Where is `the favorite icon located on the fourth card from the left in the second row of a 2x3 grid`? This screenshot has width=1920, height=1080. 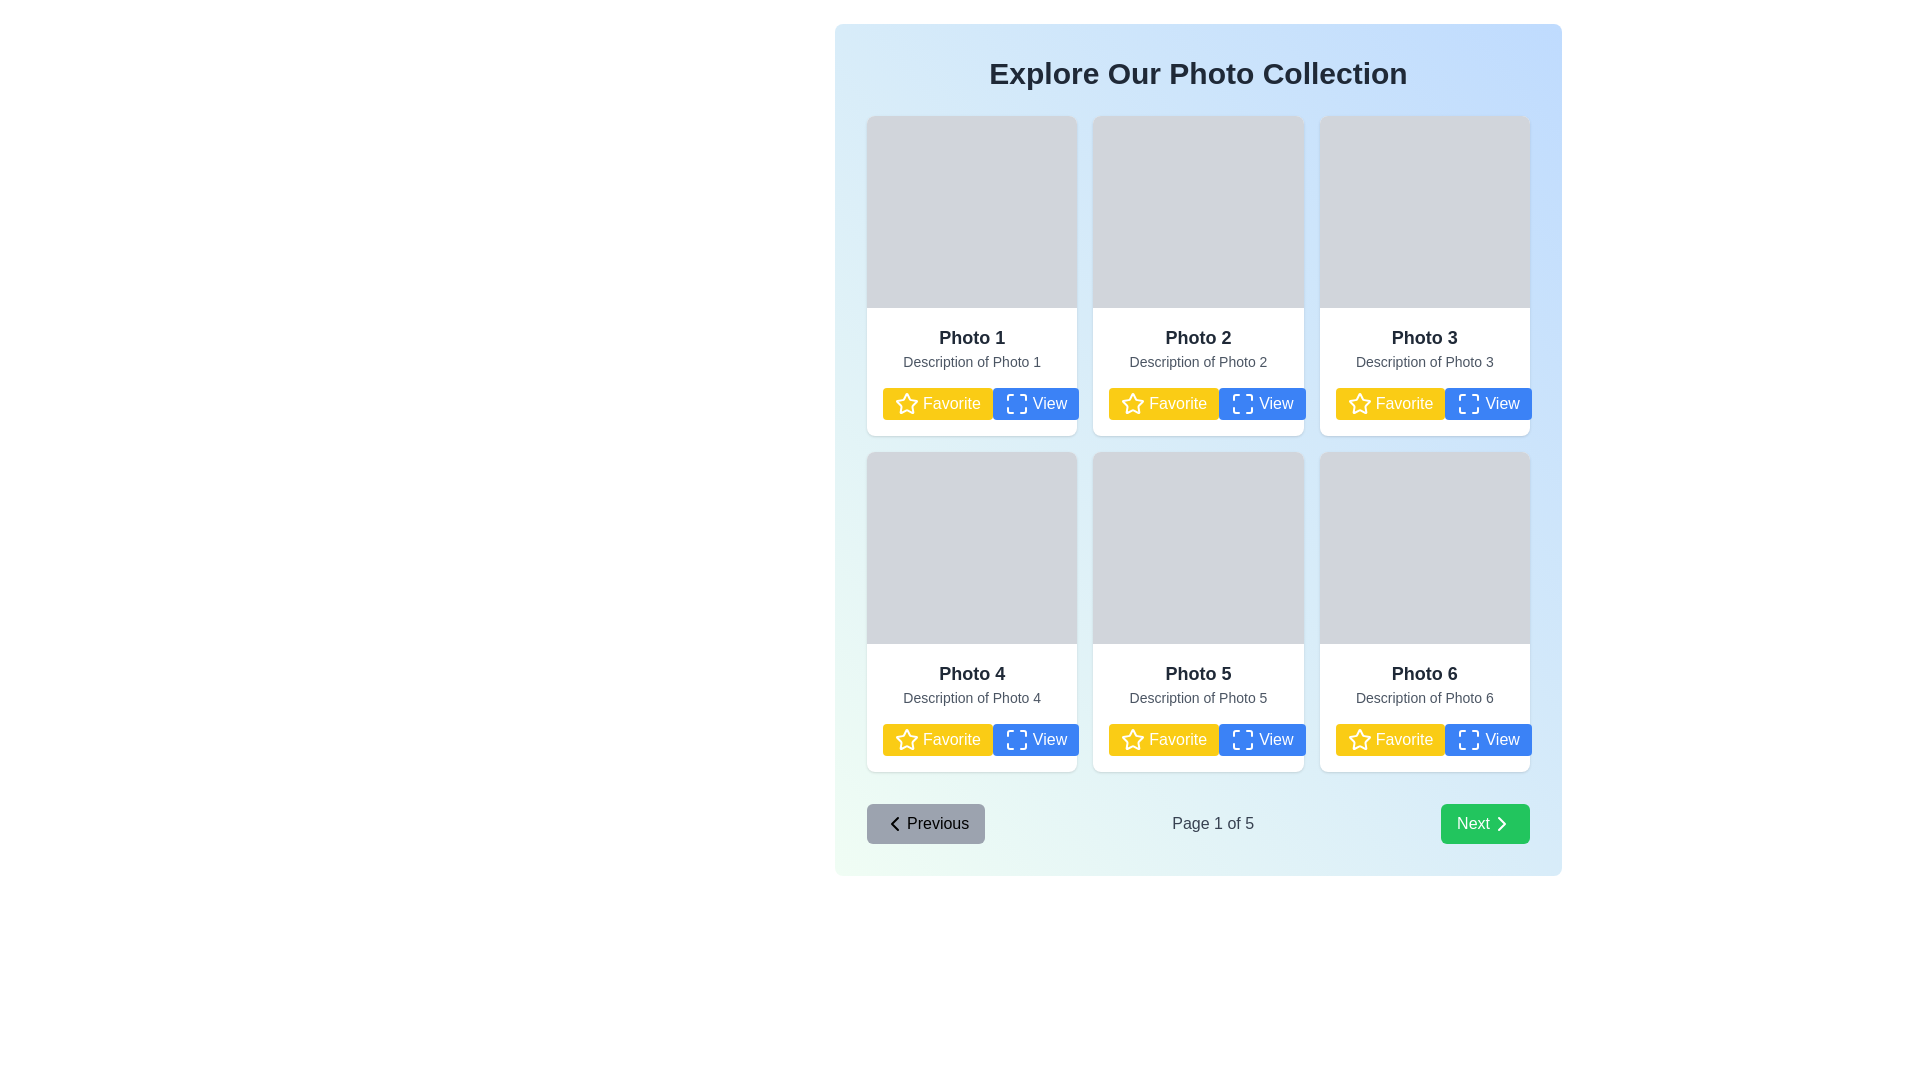 the favorite icon located on the fourth card from the left in the second row of a 2x3 grid is located at coordinates (906, 739).